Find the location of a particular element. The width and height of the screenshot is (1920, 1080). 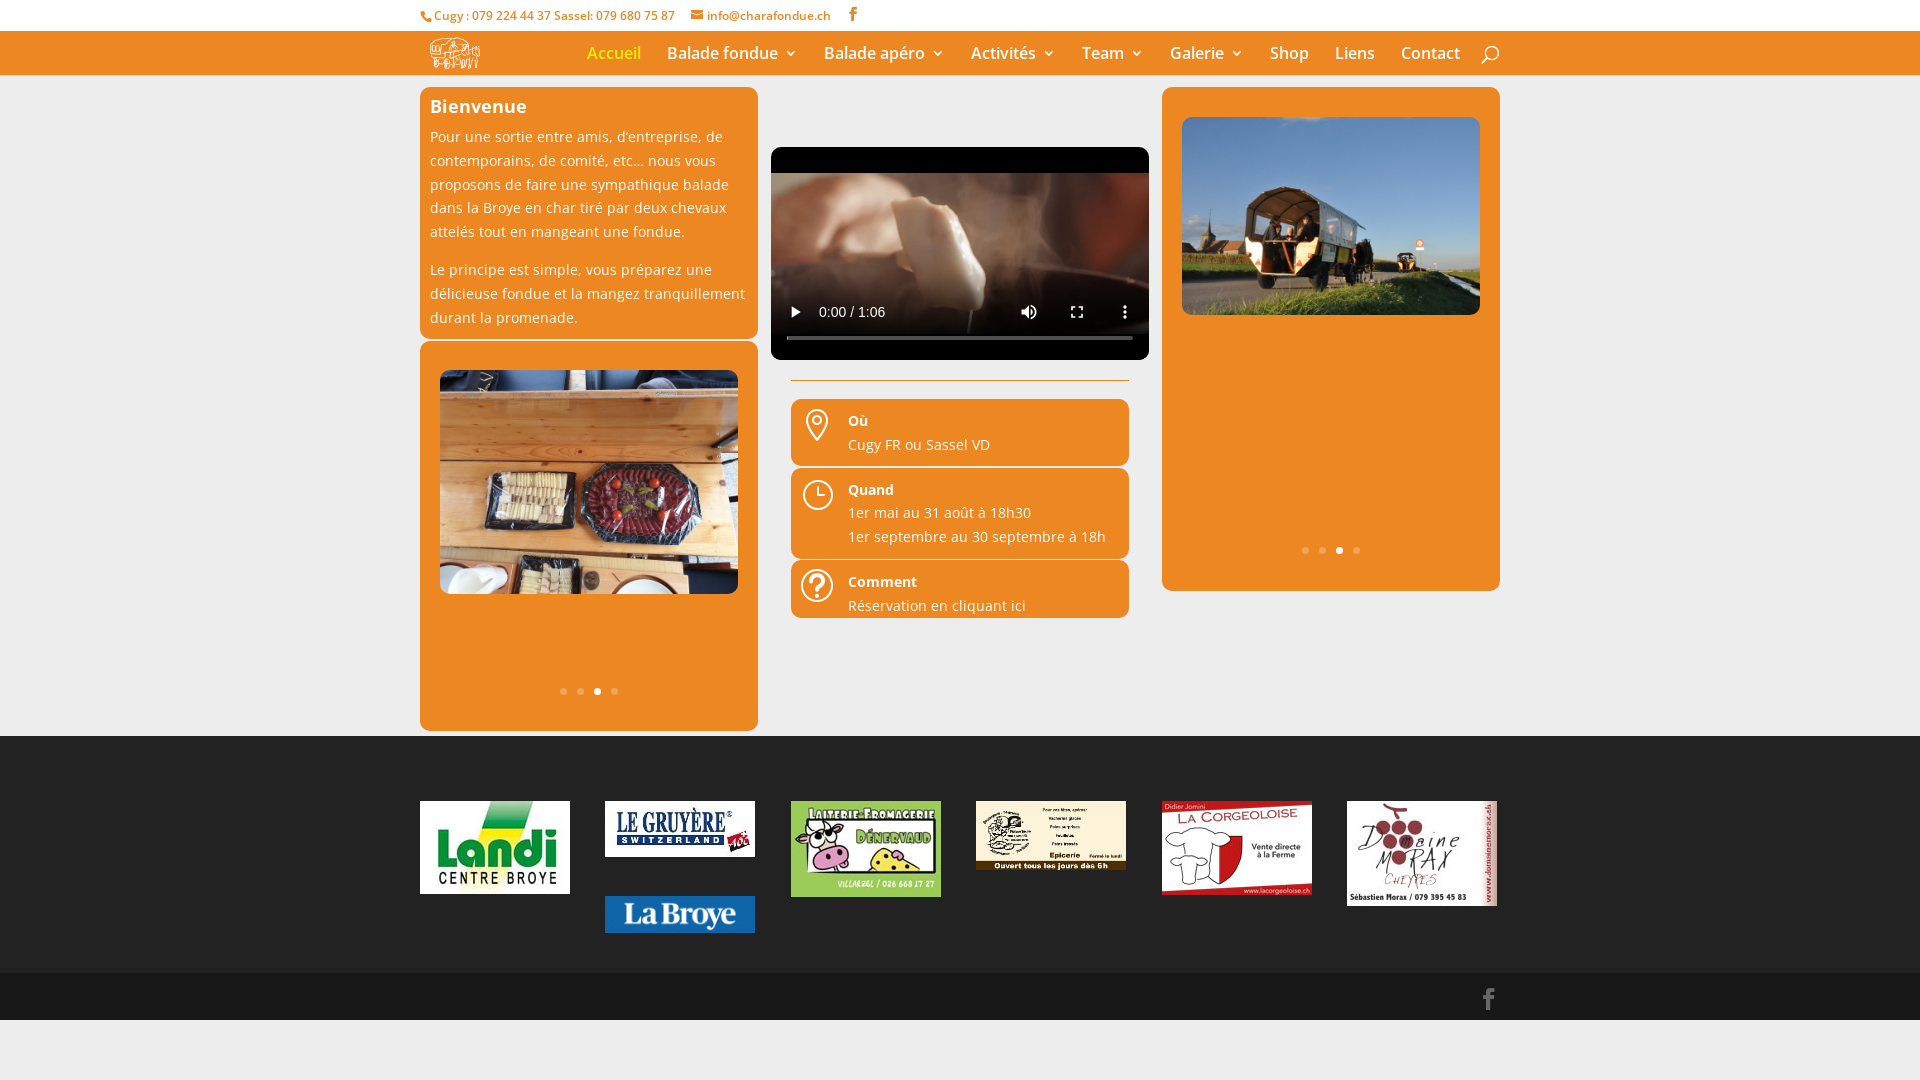

'4' is located at coordinates (1356, 550).